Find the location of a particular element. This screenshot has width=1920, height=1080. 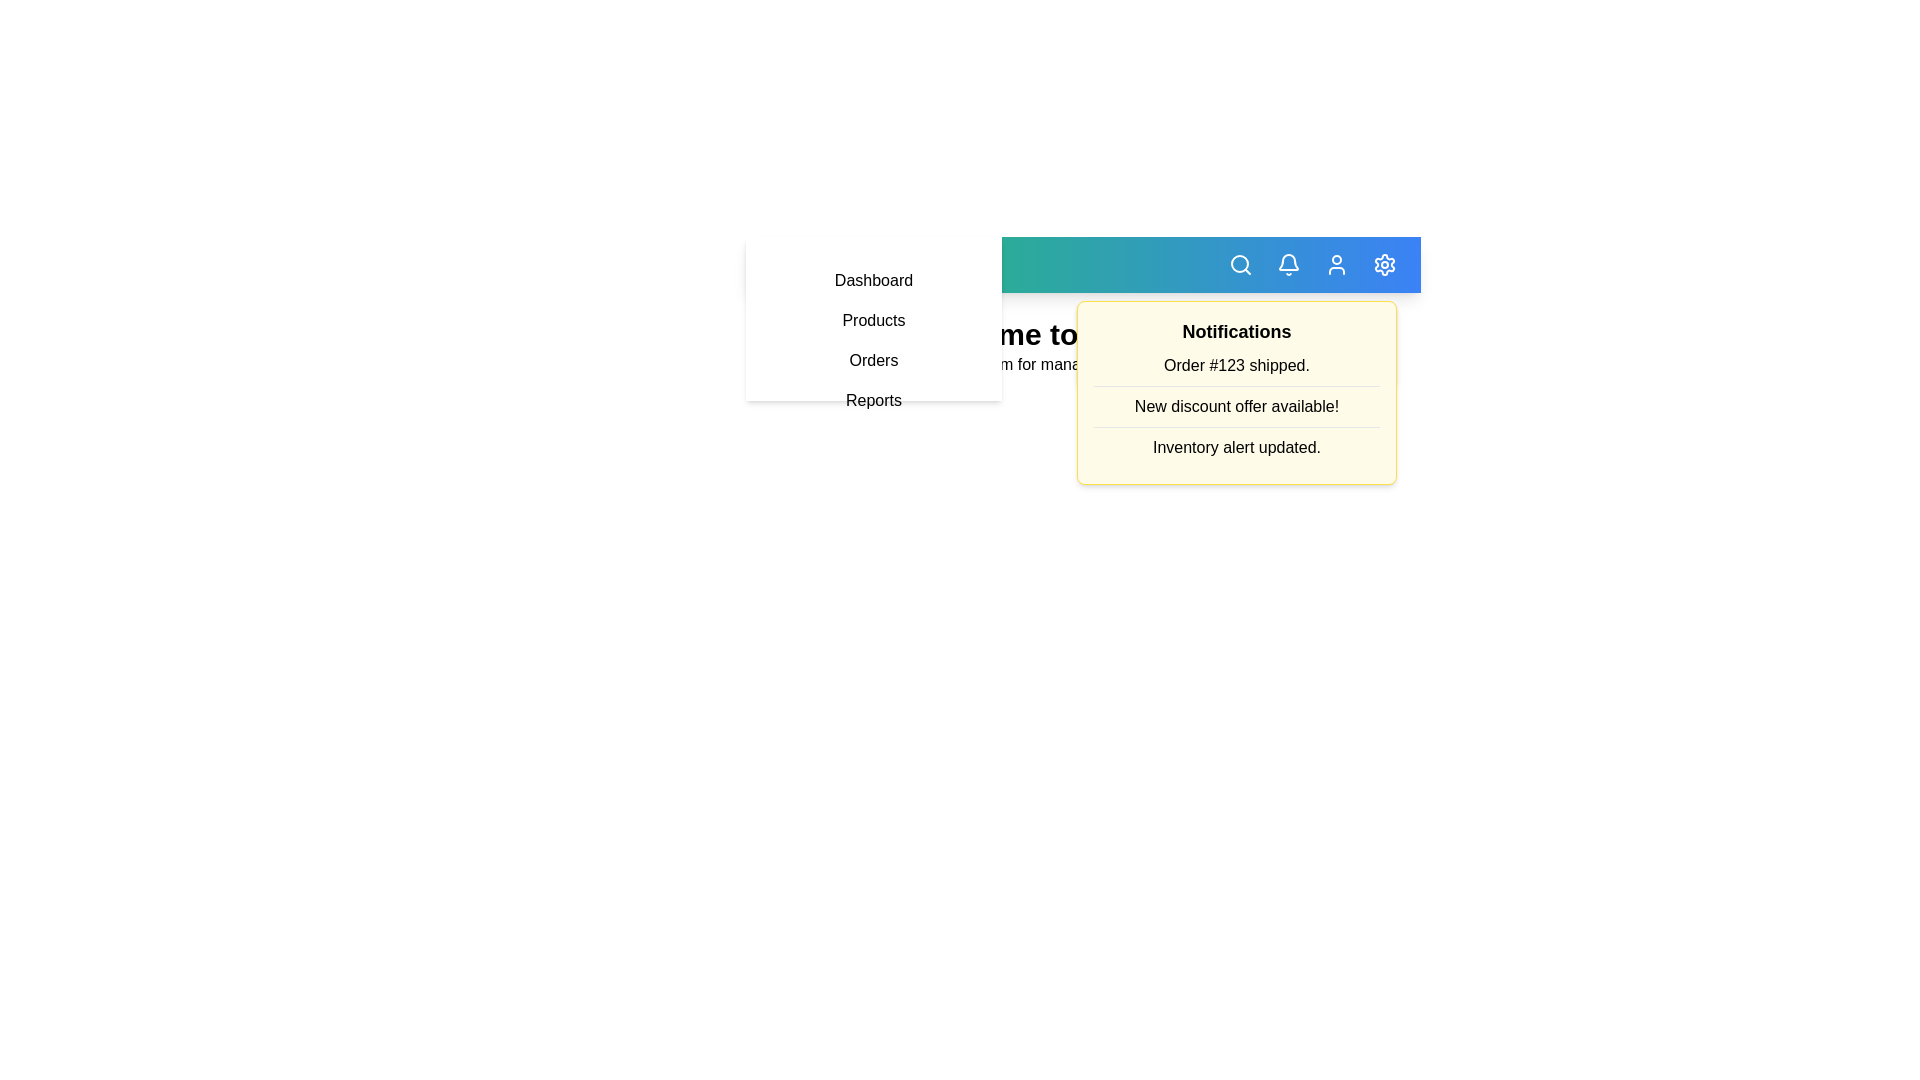

the 'Reports' button, which is the last item in a vertical list below 'Dashboard', 'Products', and 'Orders' is located at coordinates (873, 401).